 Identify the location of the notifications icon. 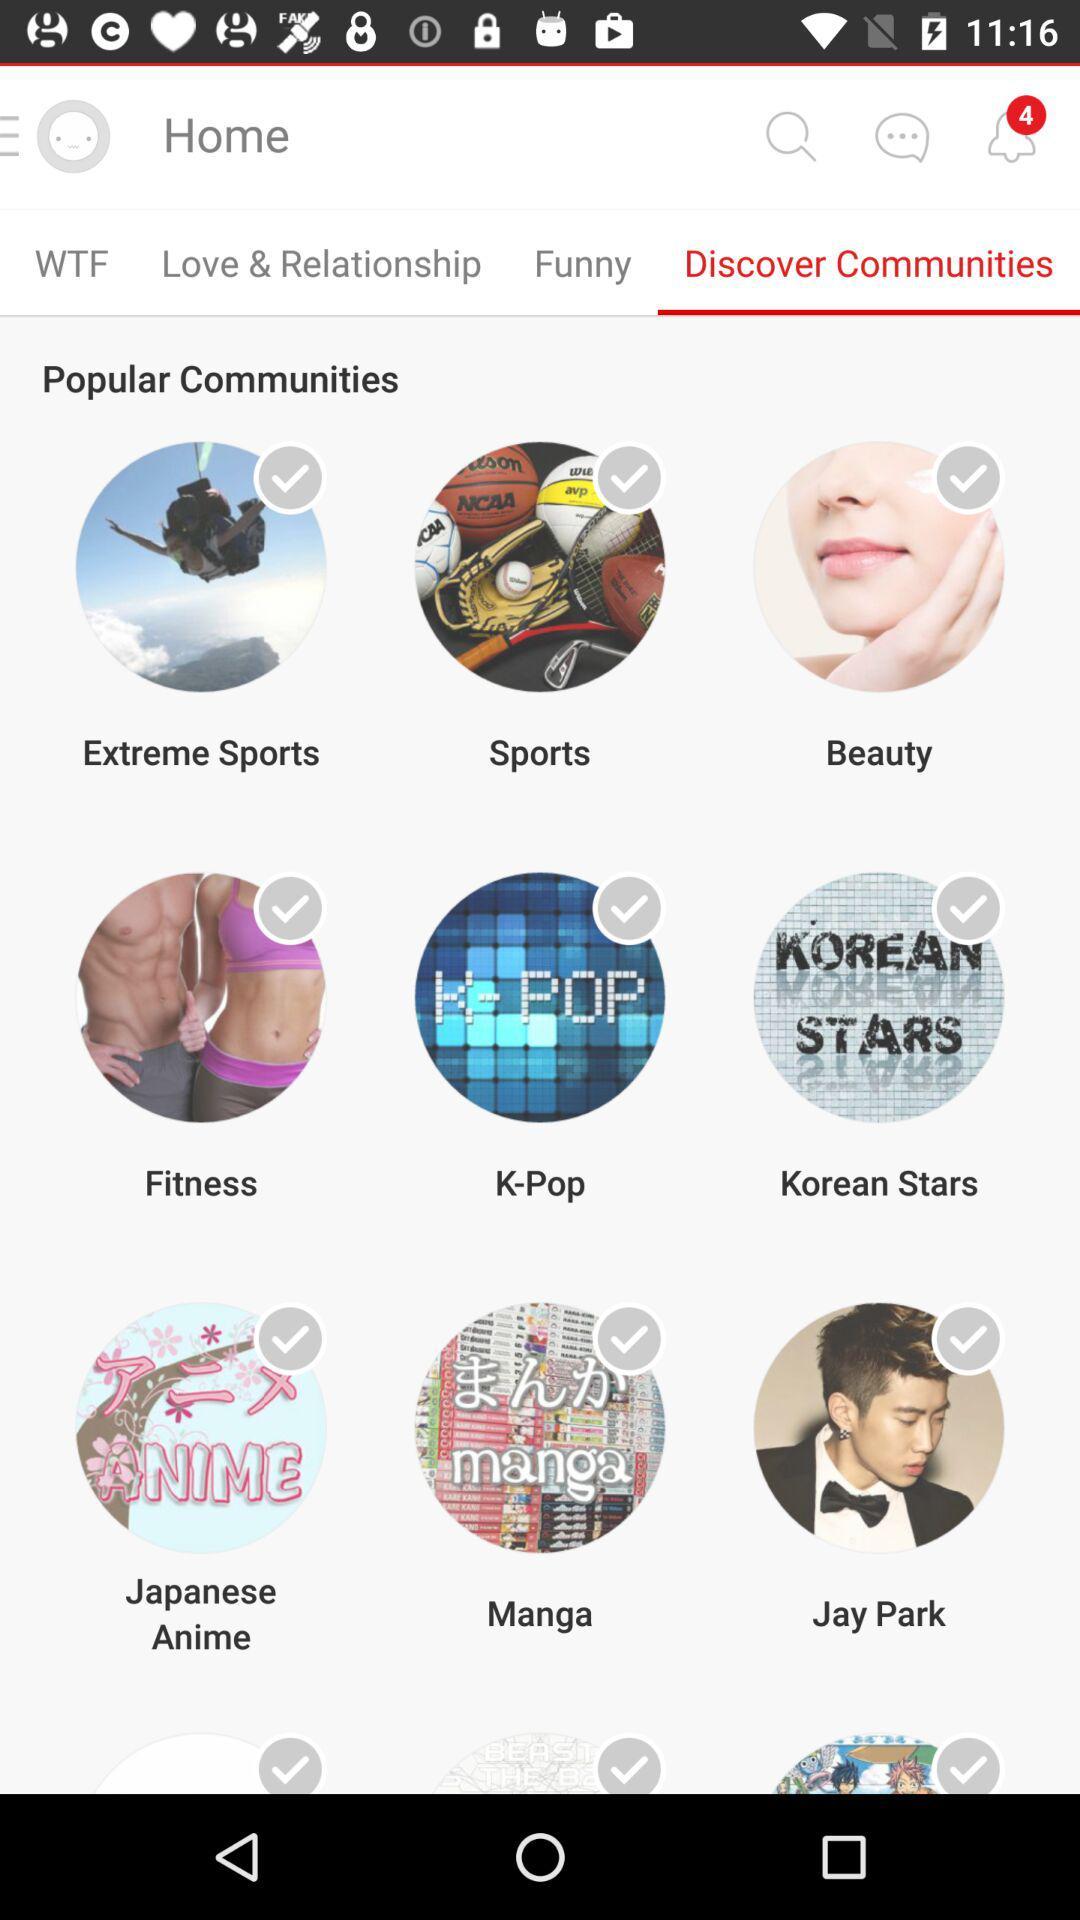
(1011, 135).